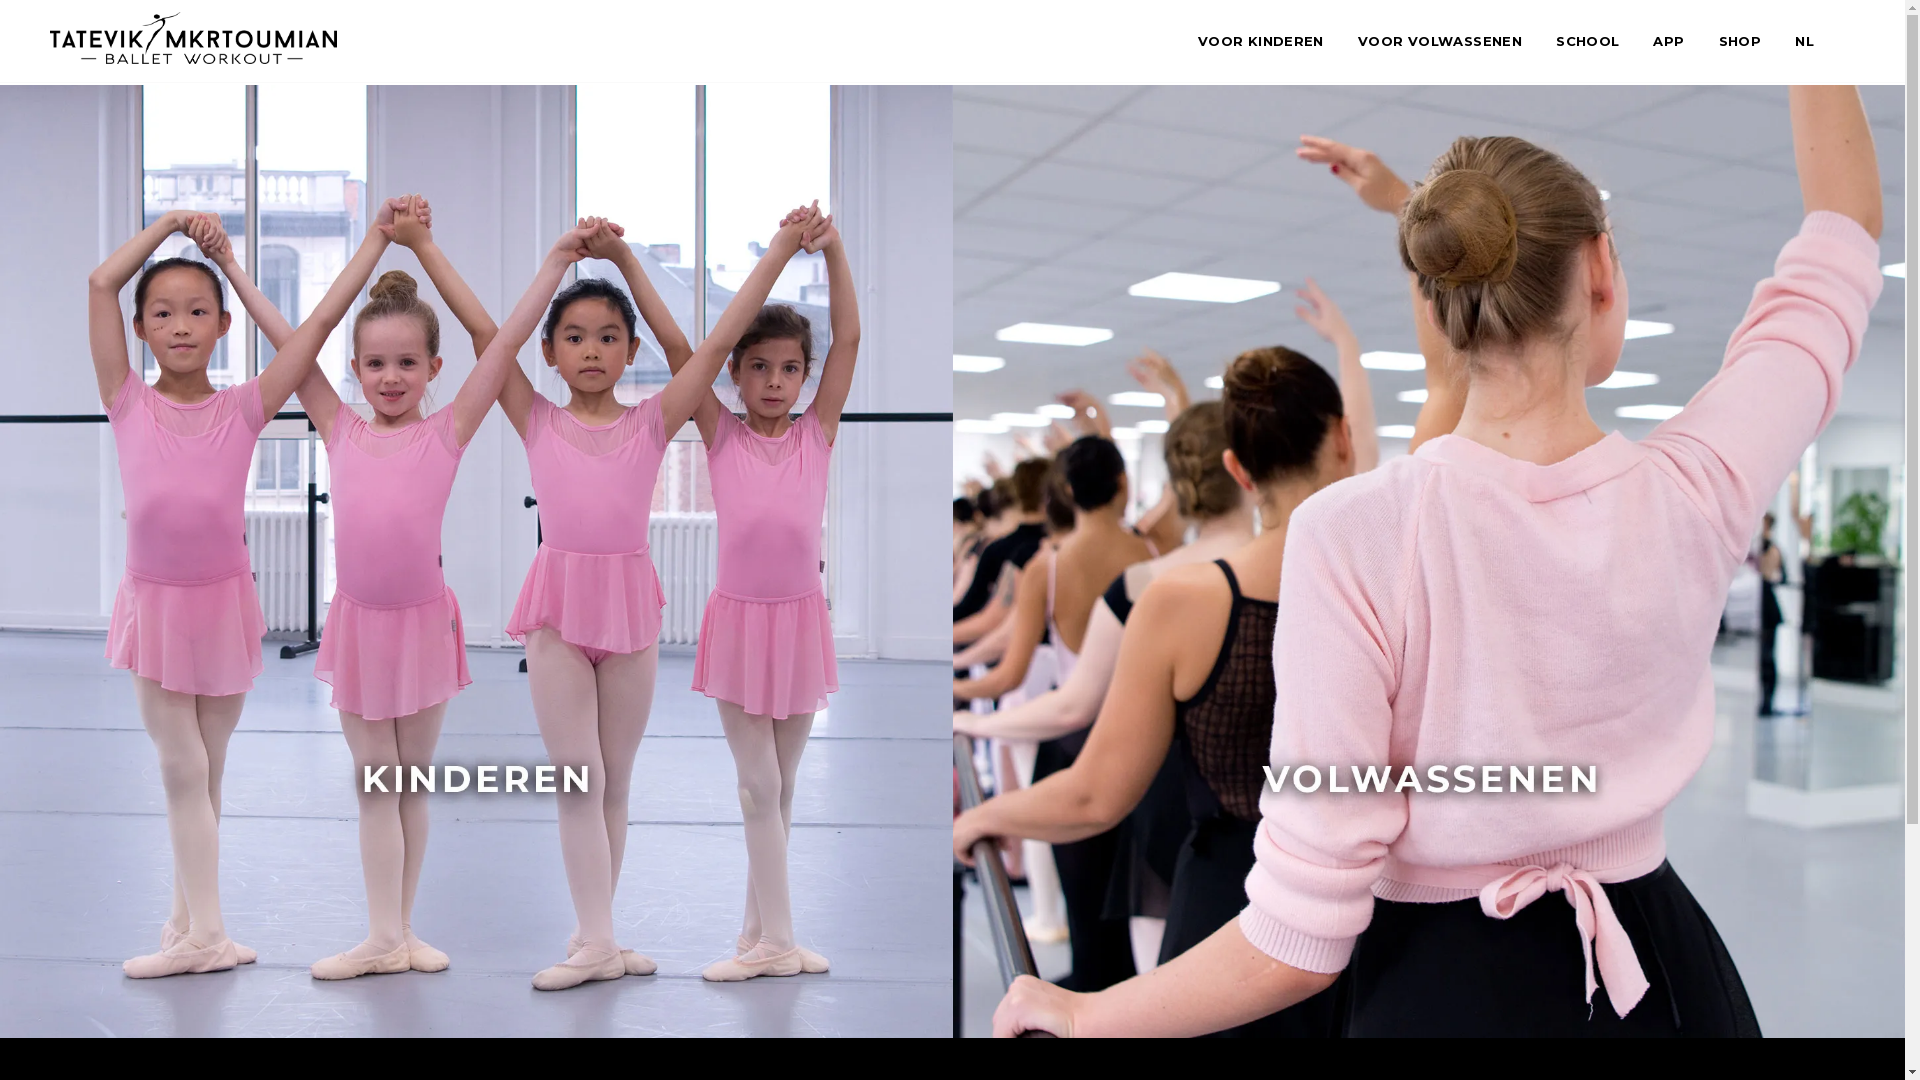  I want to click on 'SCHOOL', so click(1586, 41).